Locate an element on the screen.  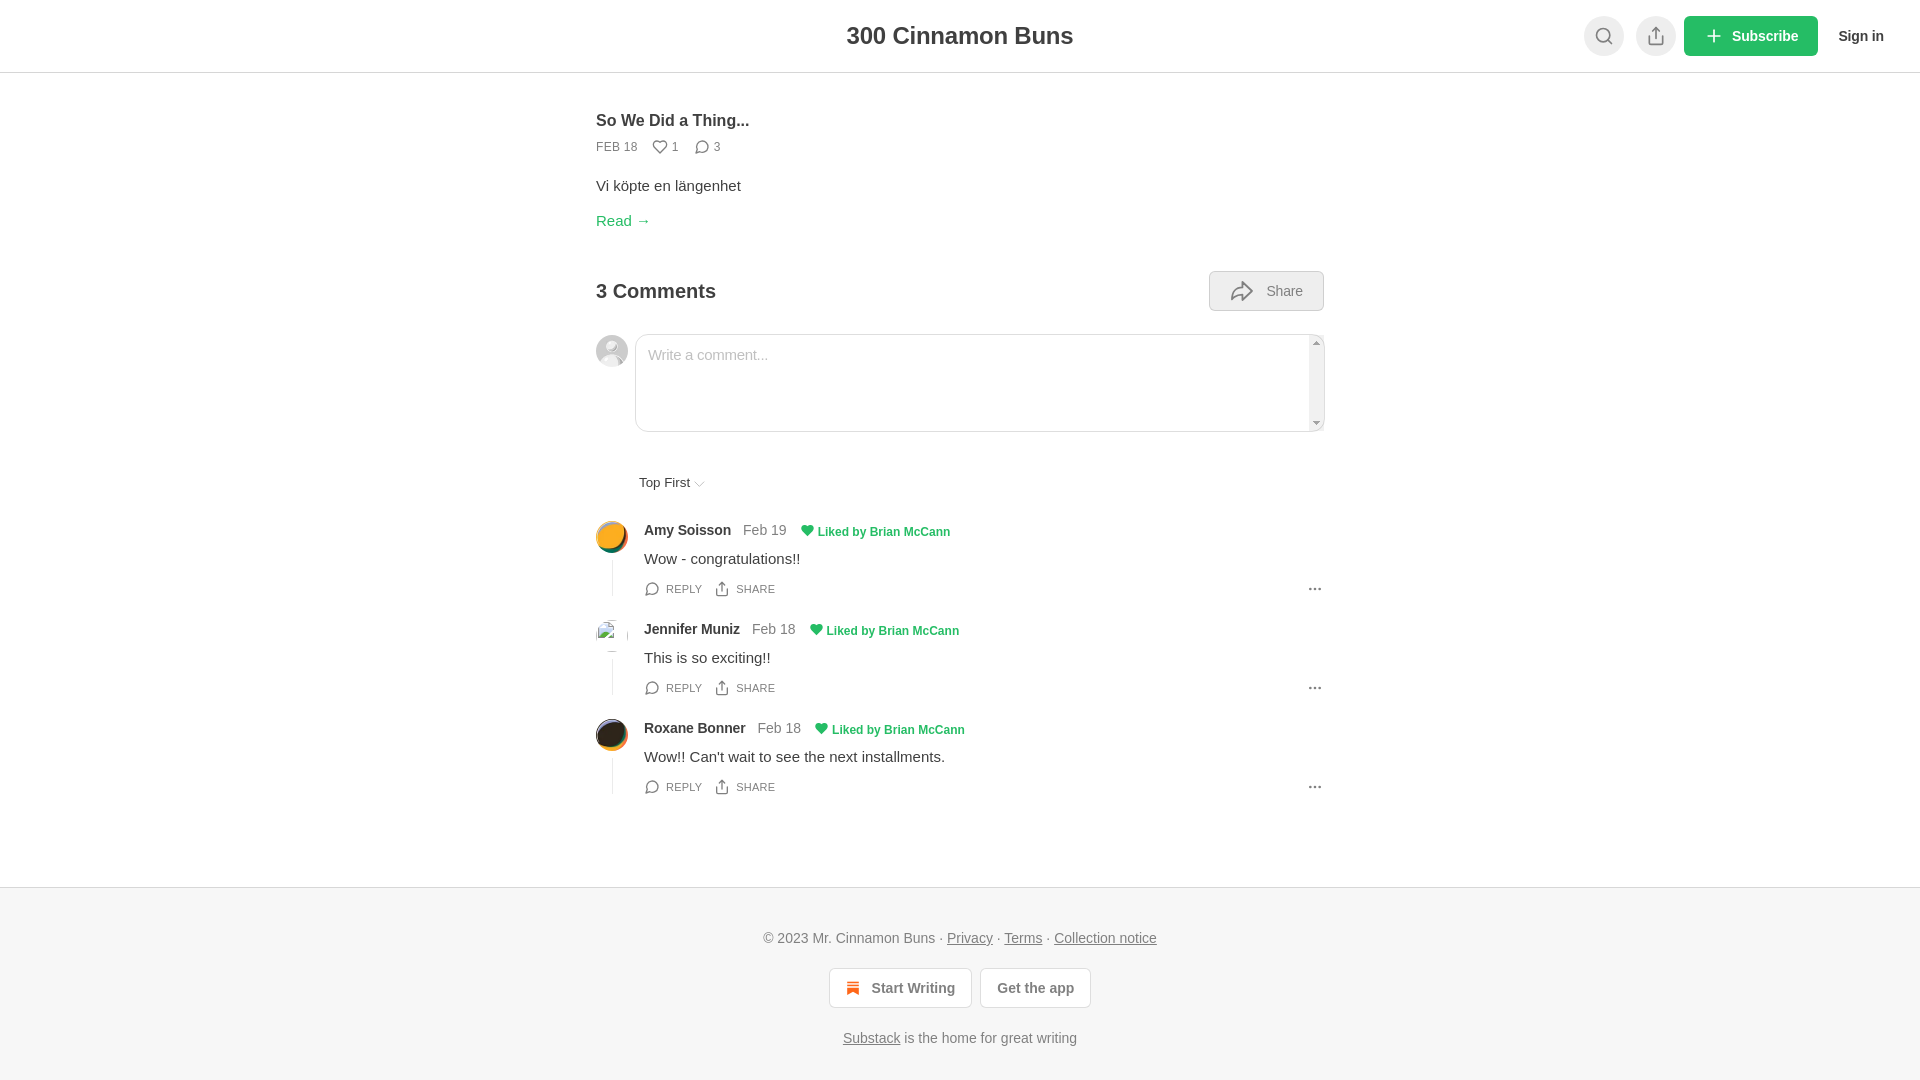
'SHARE' is located at coordinates (743, 588).